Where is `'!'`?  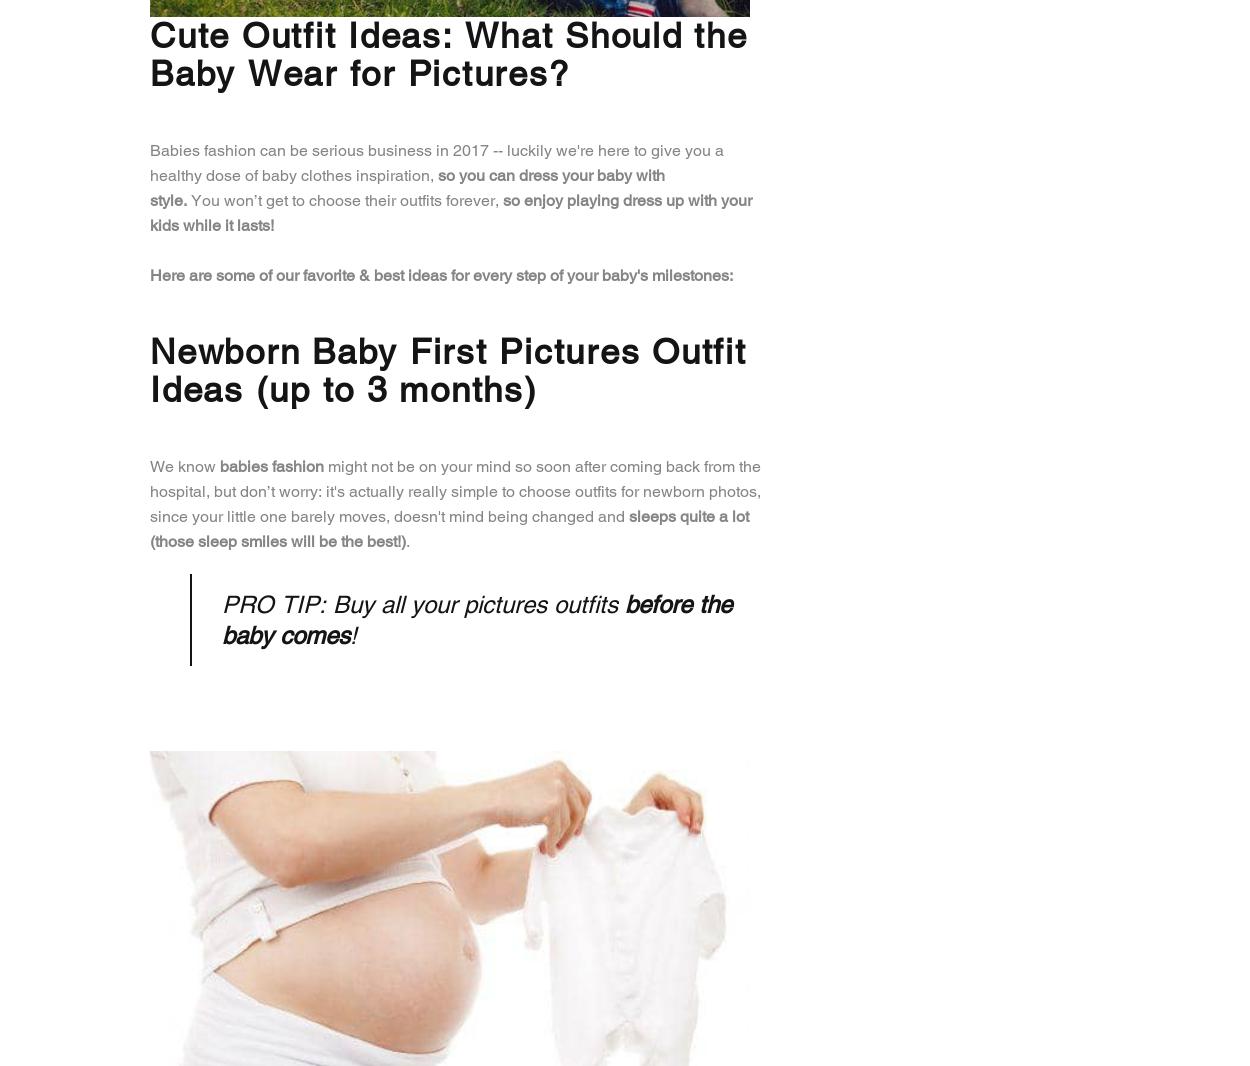 '!' is located at coordinates (352, 633).